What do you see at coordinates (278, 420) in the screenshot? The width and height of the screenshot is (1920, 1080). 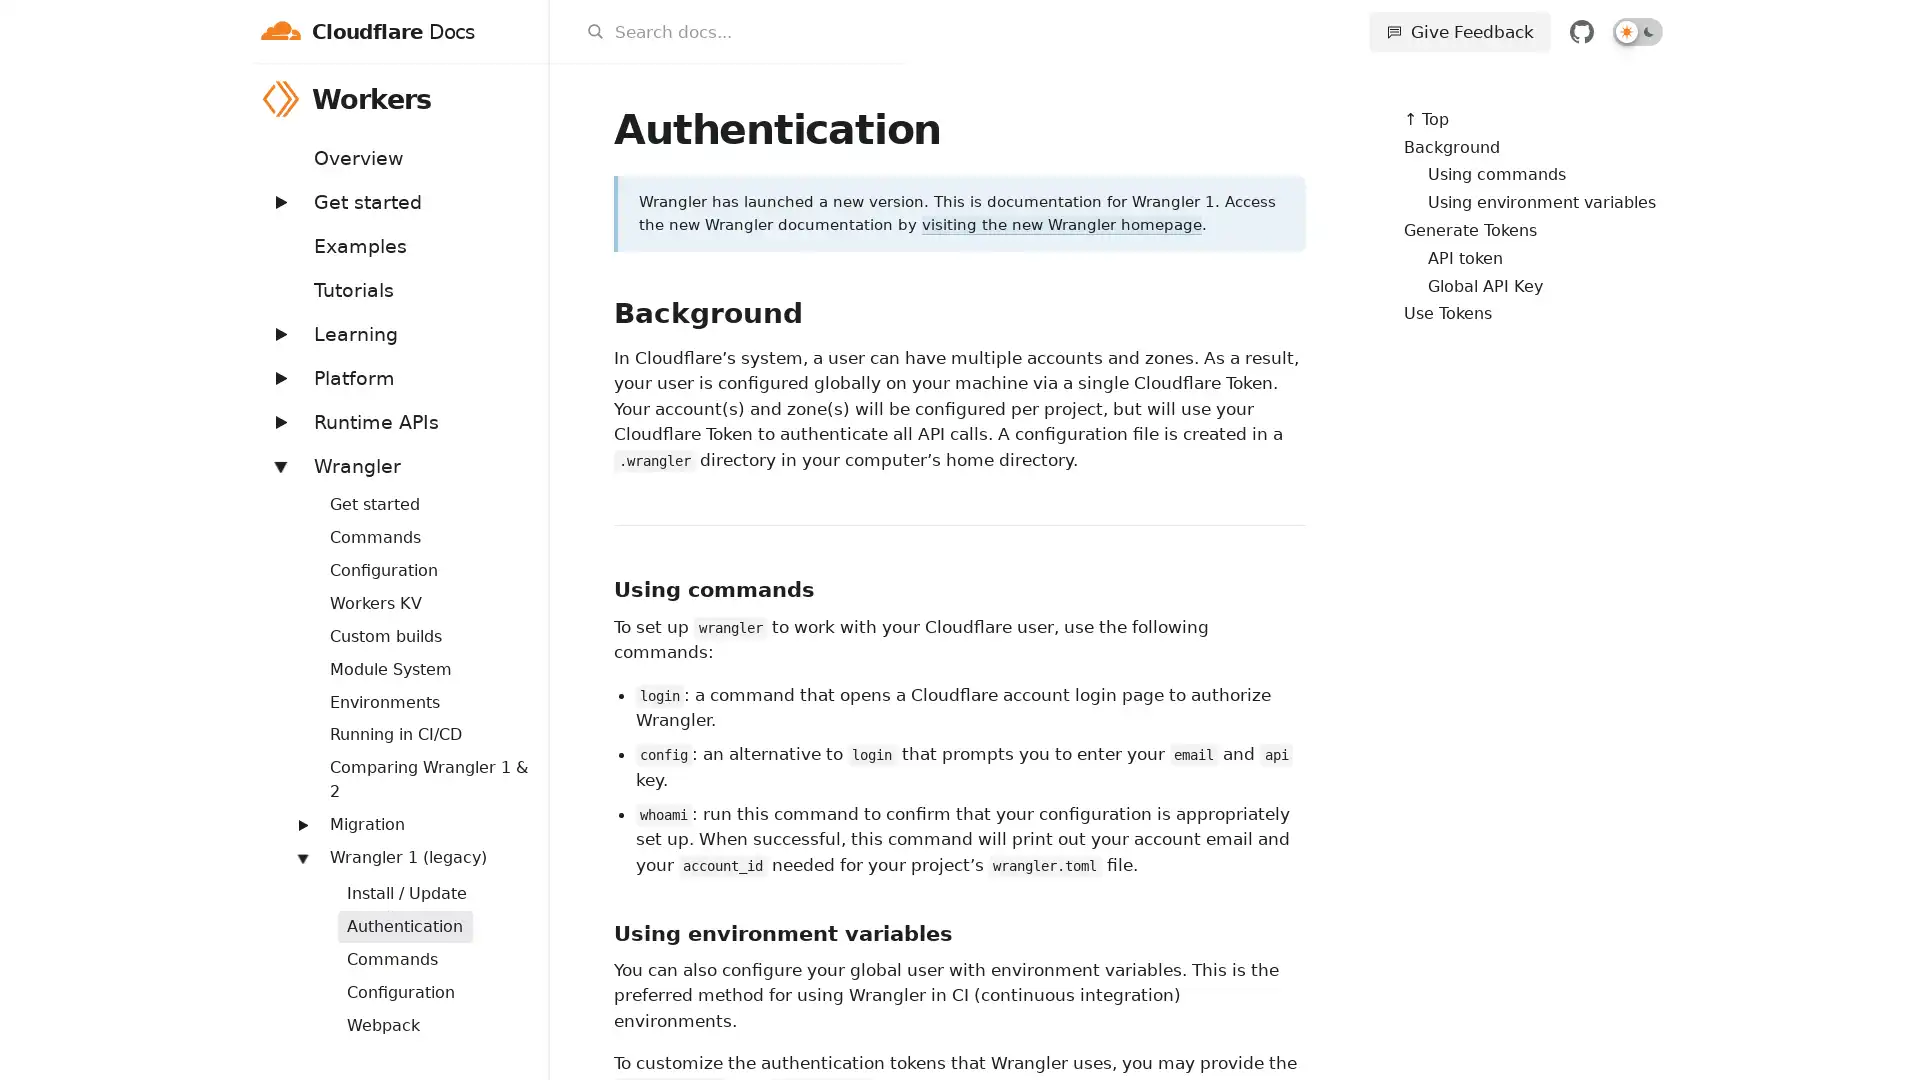 I see `Expand: Runtime APIs` at bounding box center [278, 420].